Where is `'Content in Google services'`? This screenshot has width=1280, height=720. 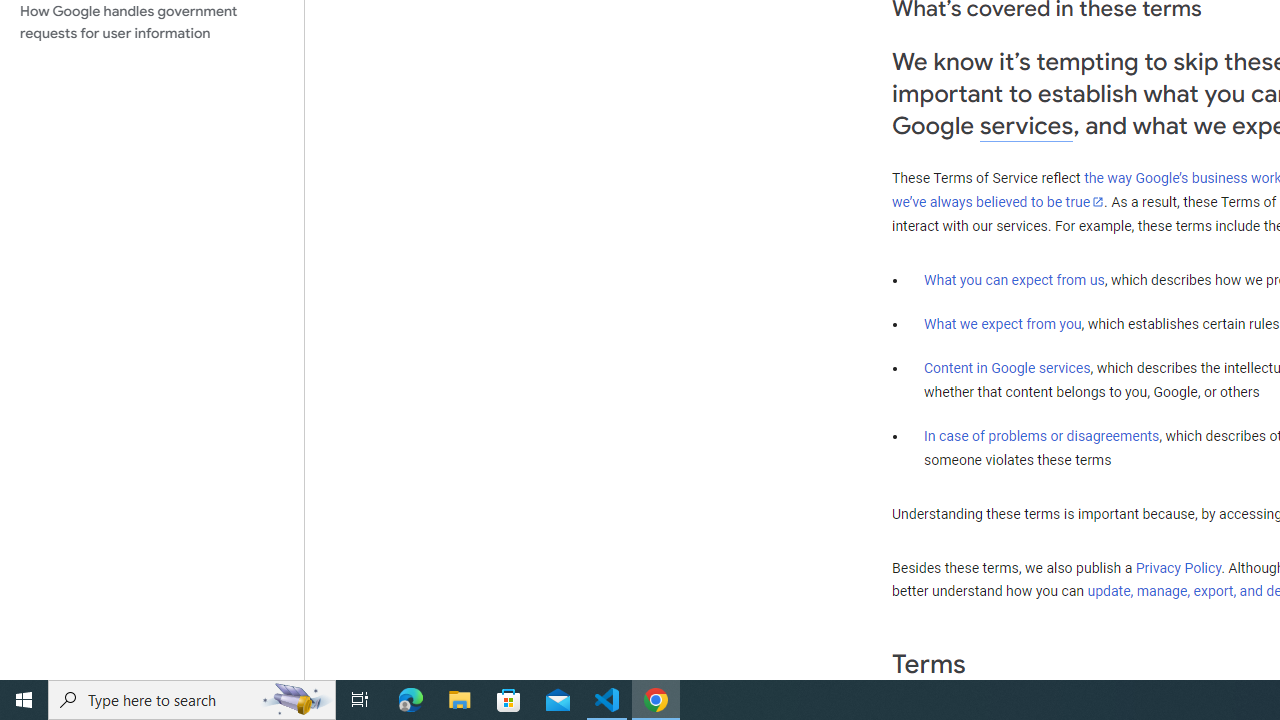 'Content in Google services' is located at coordinates (1007, 368).